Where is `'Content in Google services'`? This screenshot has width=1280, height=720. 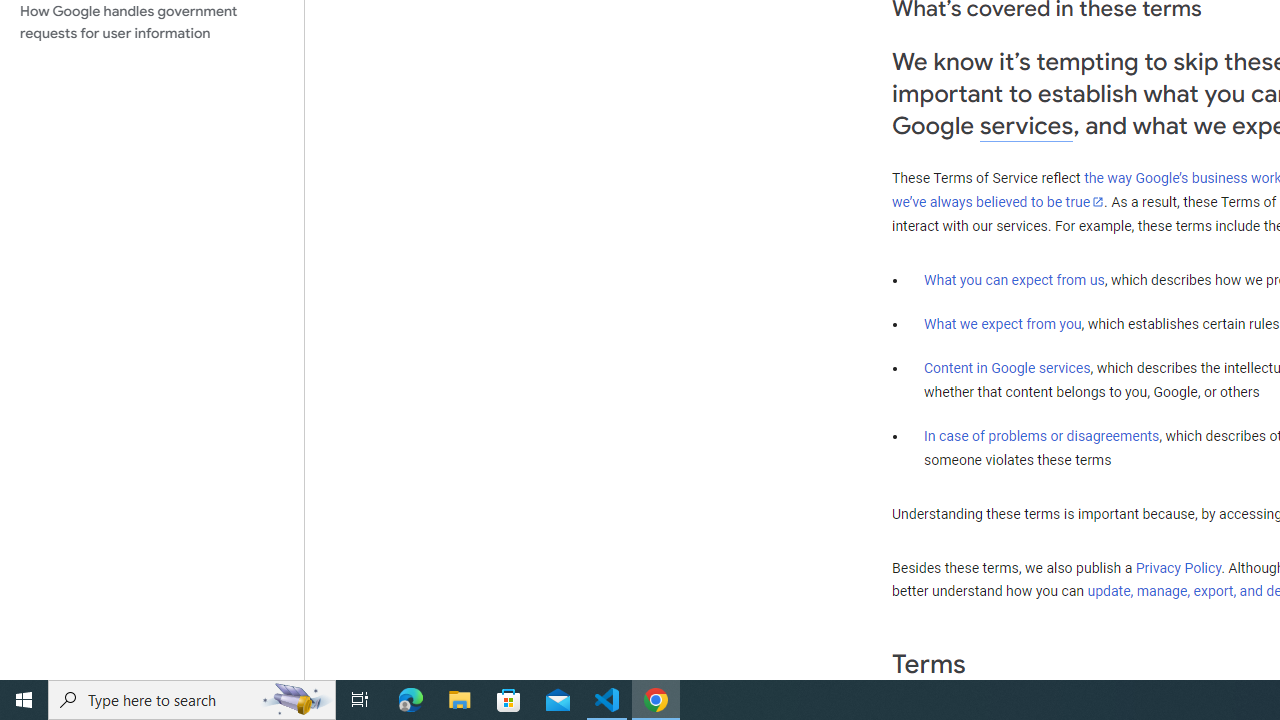 'Content in Google services' is located at coordinates (1007, 368).